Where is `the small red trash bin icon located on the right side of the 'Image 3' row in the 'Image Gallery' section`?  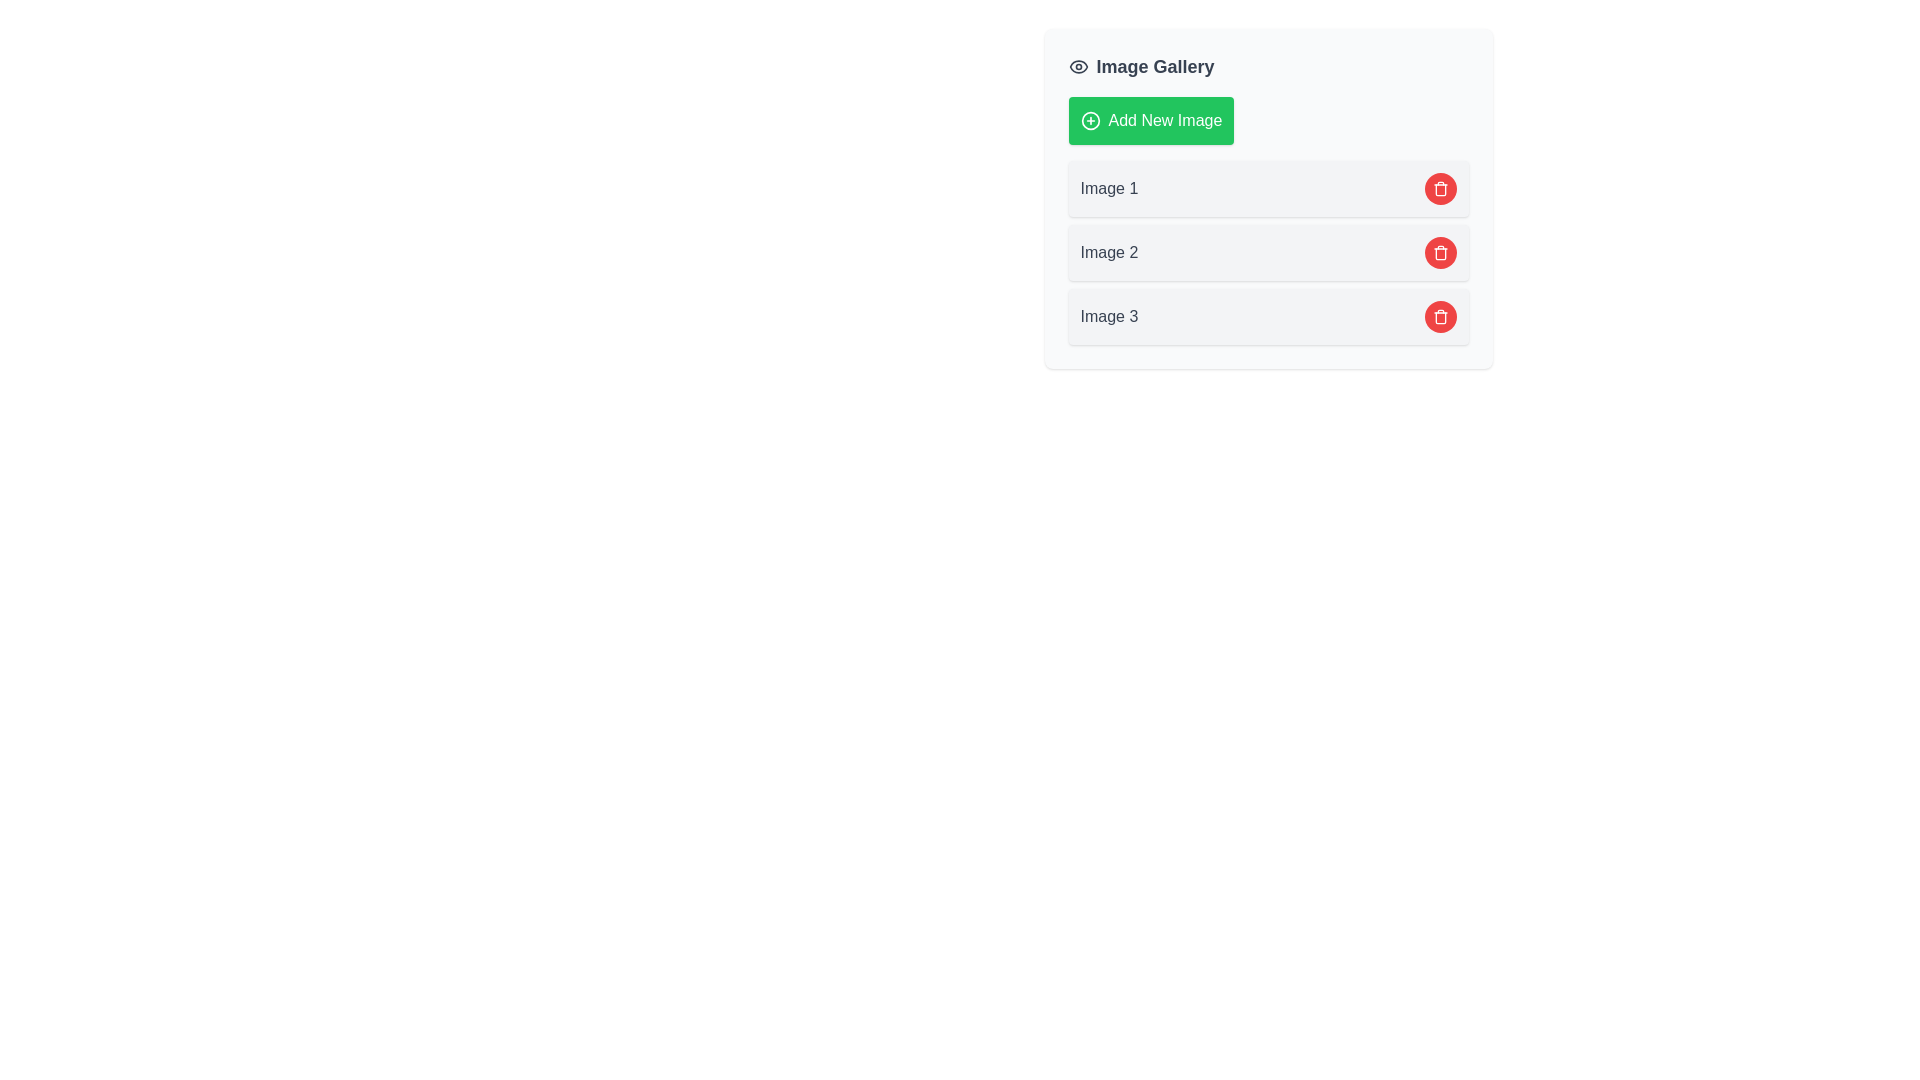 the small red trash bin icon located on the right side of the 'Image 3' row in the 'Image Gallery' section is located at coordinates (1440, 252).